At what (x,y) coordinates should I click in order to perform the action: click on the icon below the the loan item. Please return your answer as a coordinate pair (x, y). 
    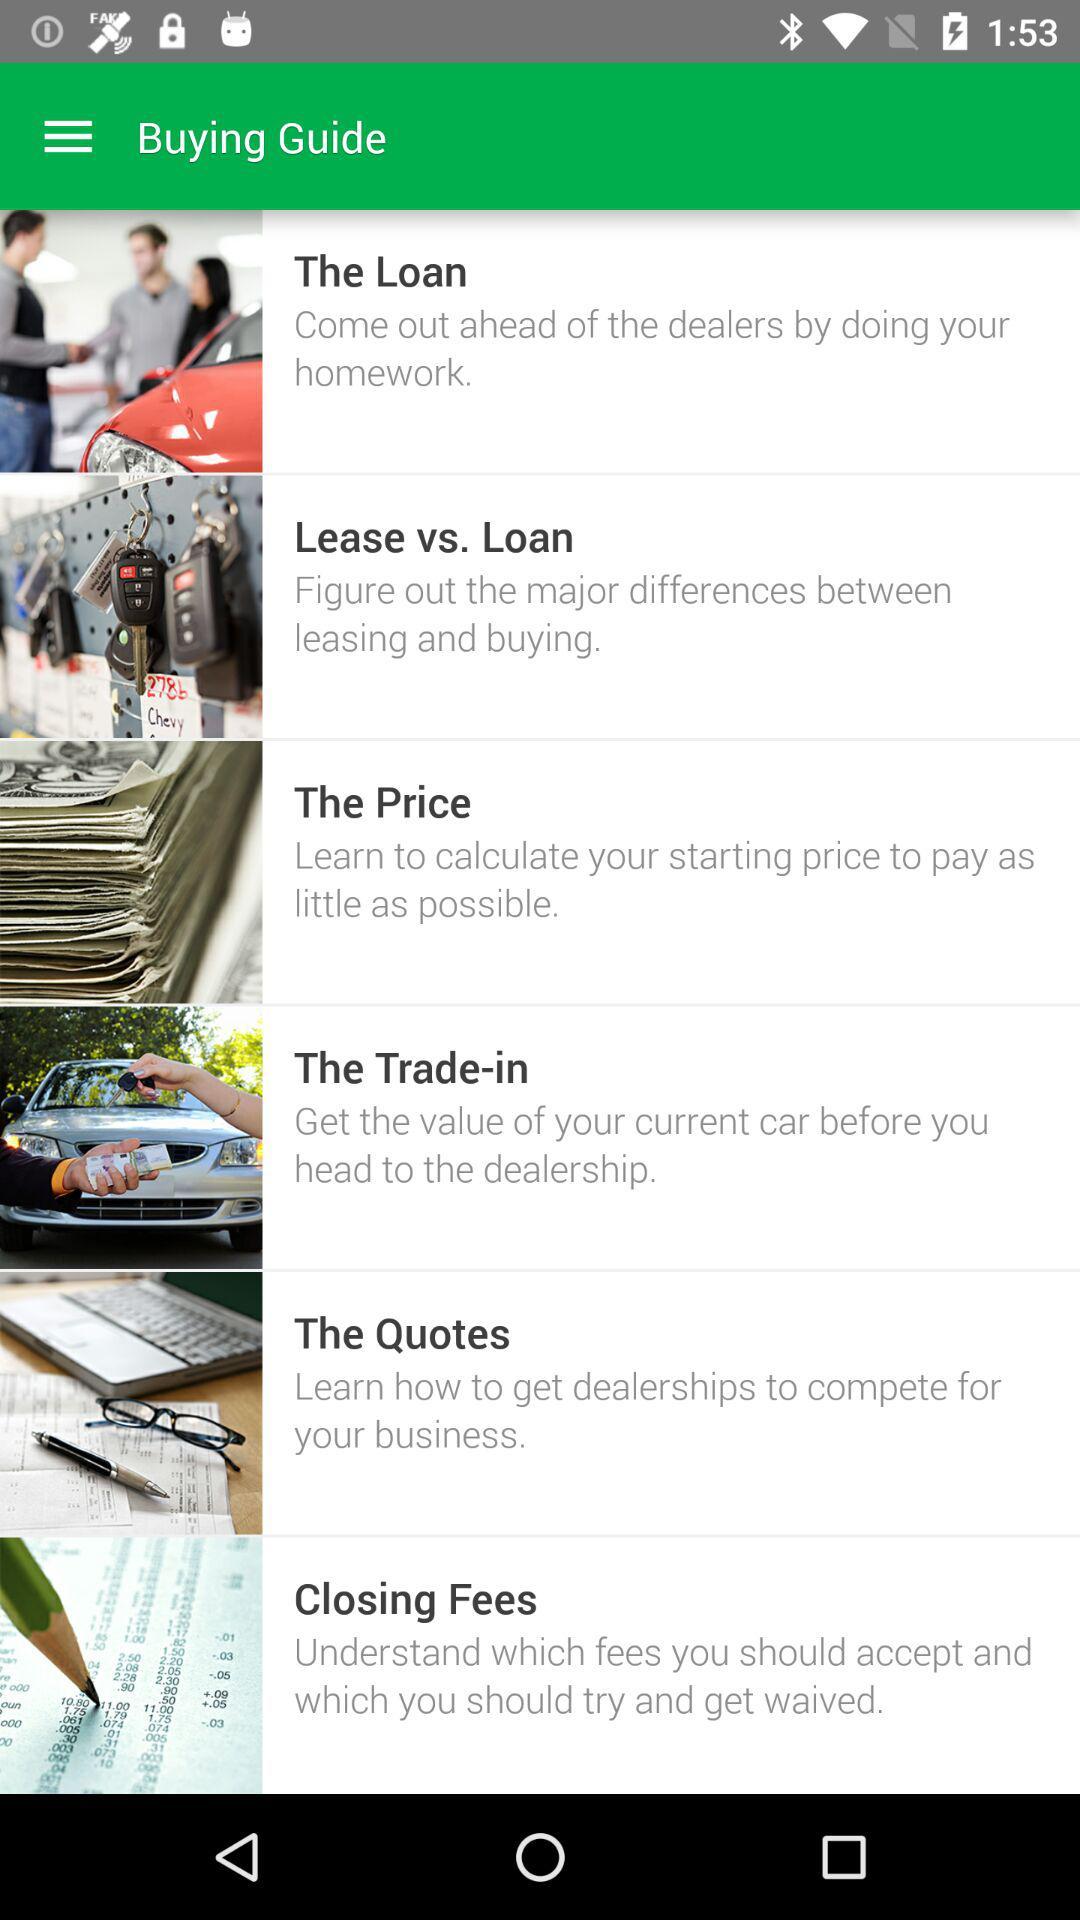
    Looking at the image, I should click on (671, 347).